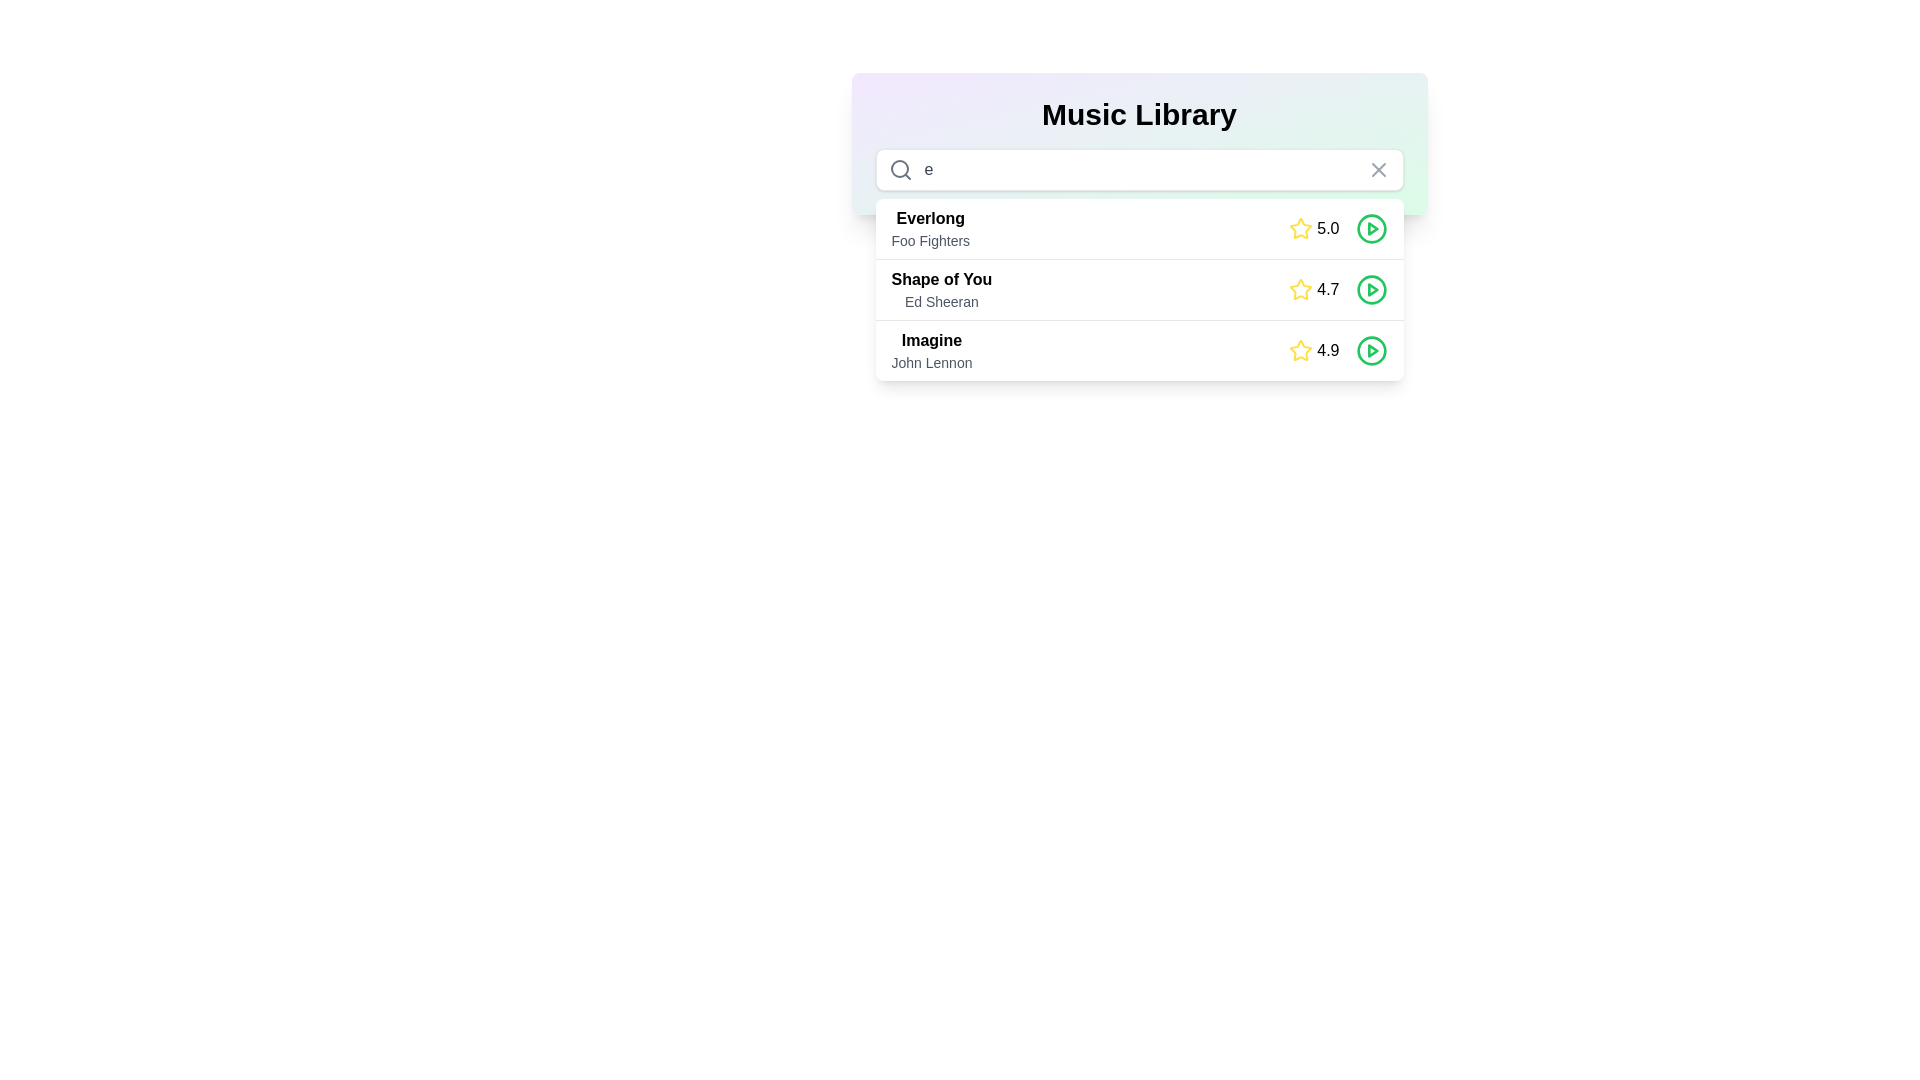  Describe the element at coordinates (1338, 289) in the screenshot. I see `the text label indicating the rating value '4.7' for the song 'Shape of You' located in the second row of the song list in the 'Music Library' interface` at that location.